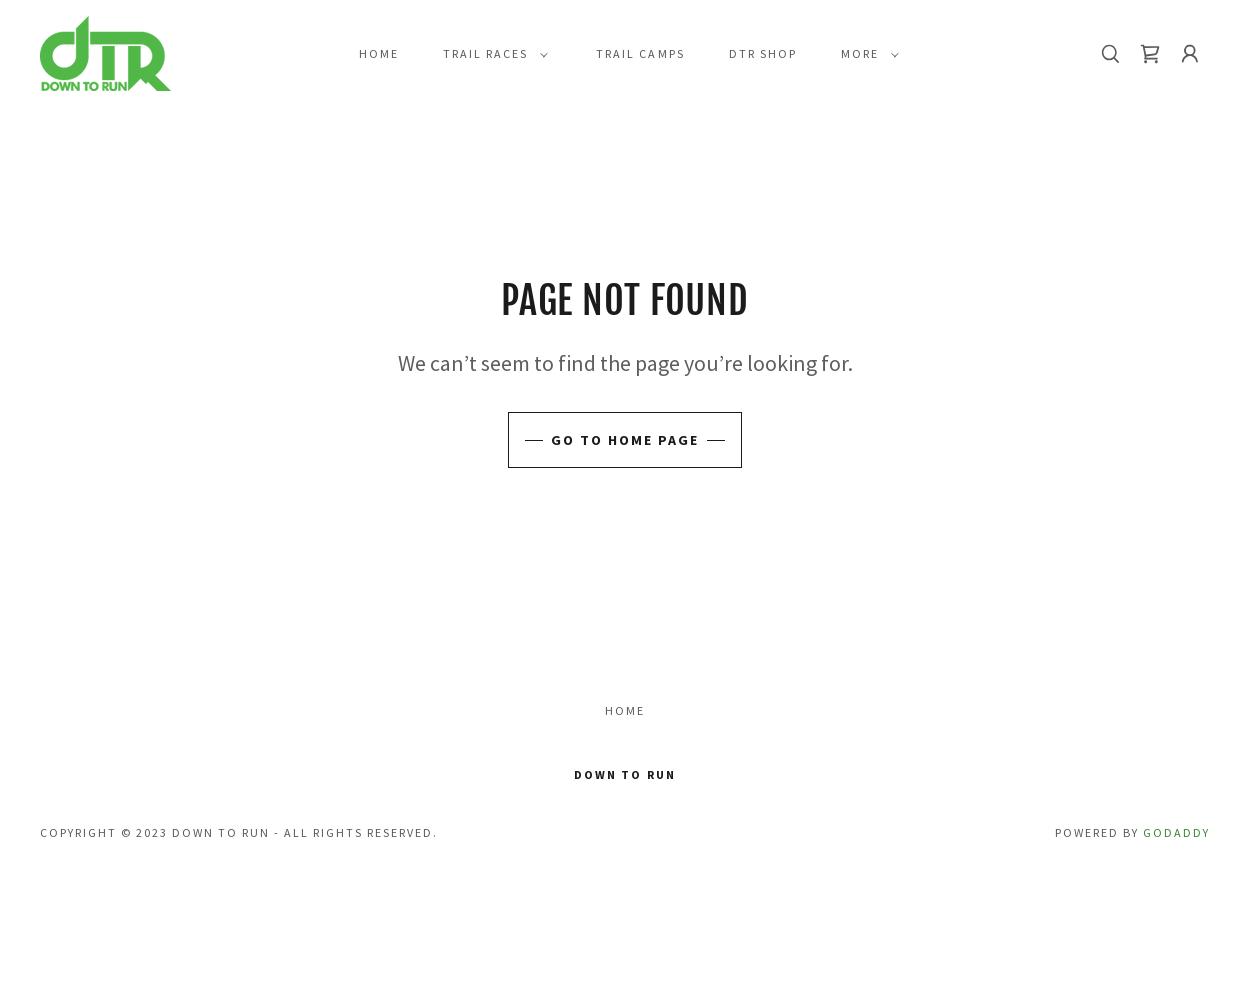  What do you see at coordinates (858, 52) in the screenshot?
I see `'More'` at bounding box center [858, 52].